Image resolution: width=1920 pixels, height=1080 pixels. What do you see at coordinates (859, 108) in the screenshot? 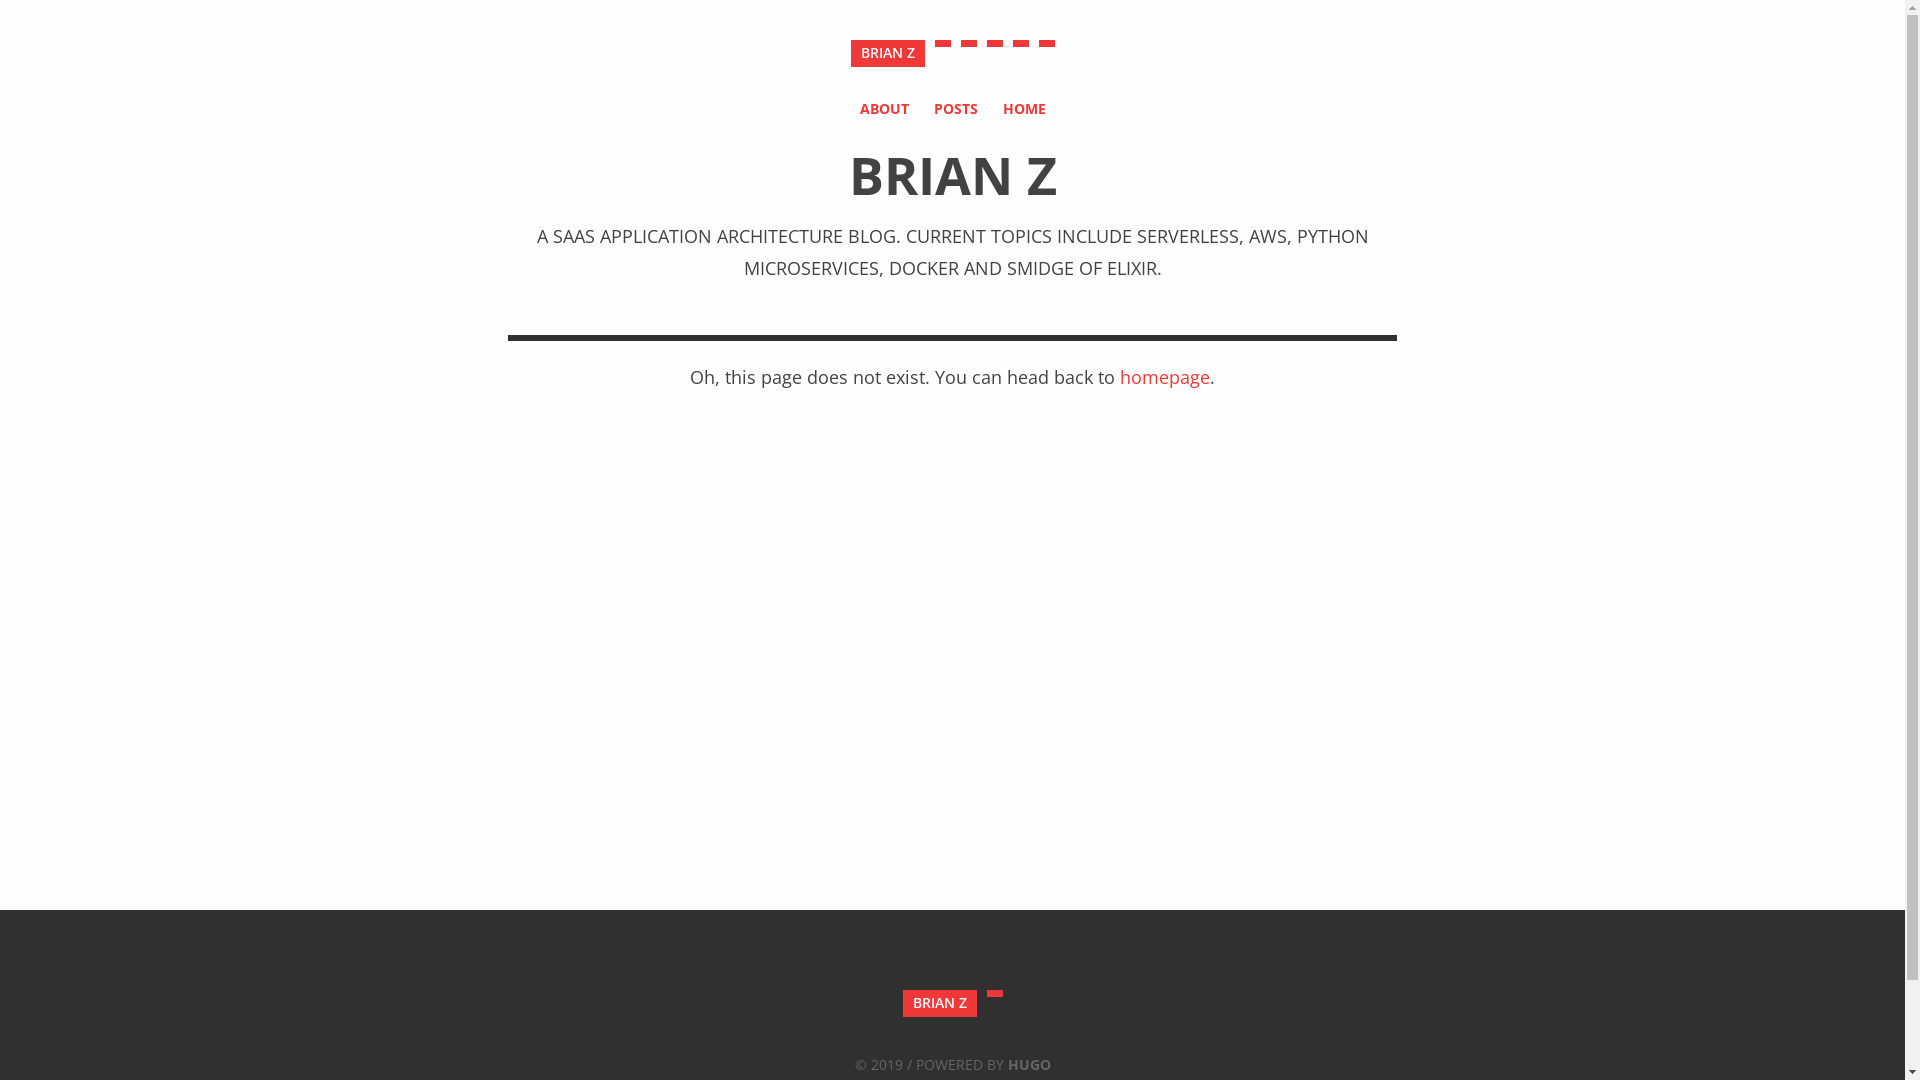
I see `'ABOUT'` at bounding box center [859, 108].